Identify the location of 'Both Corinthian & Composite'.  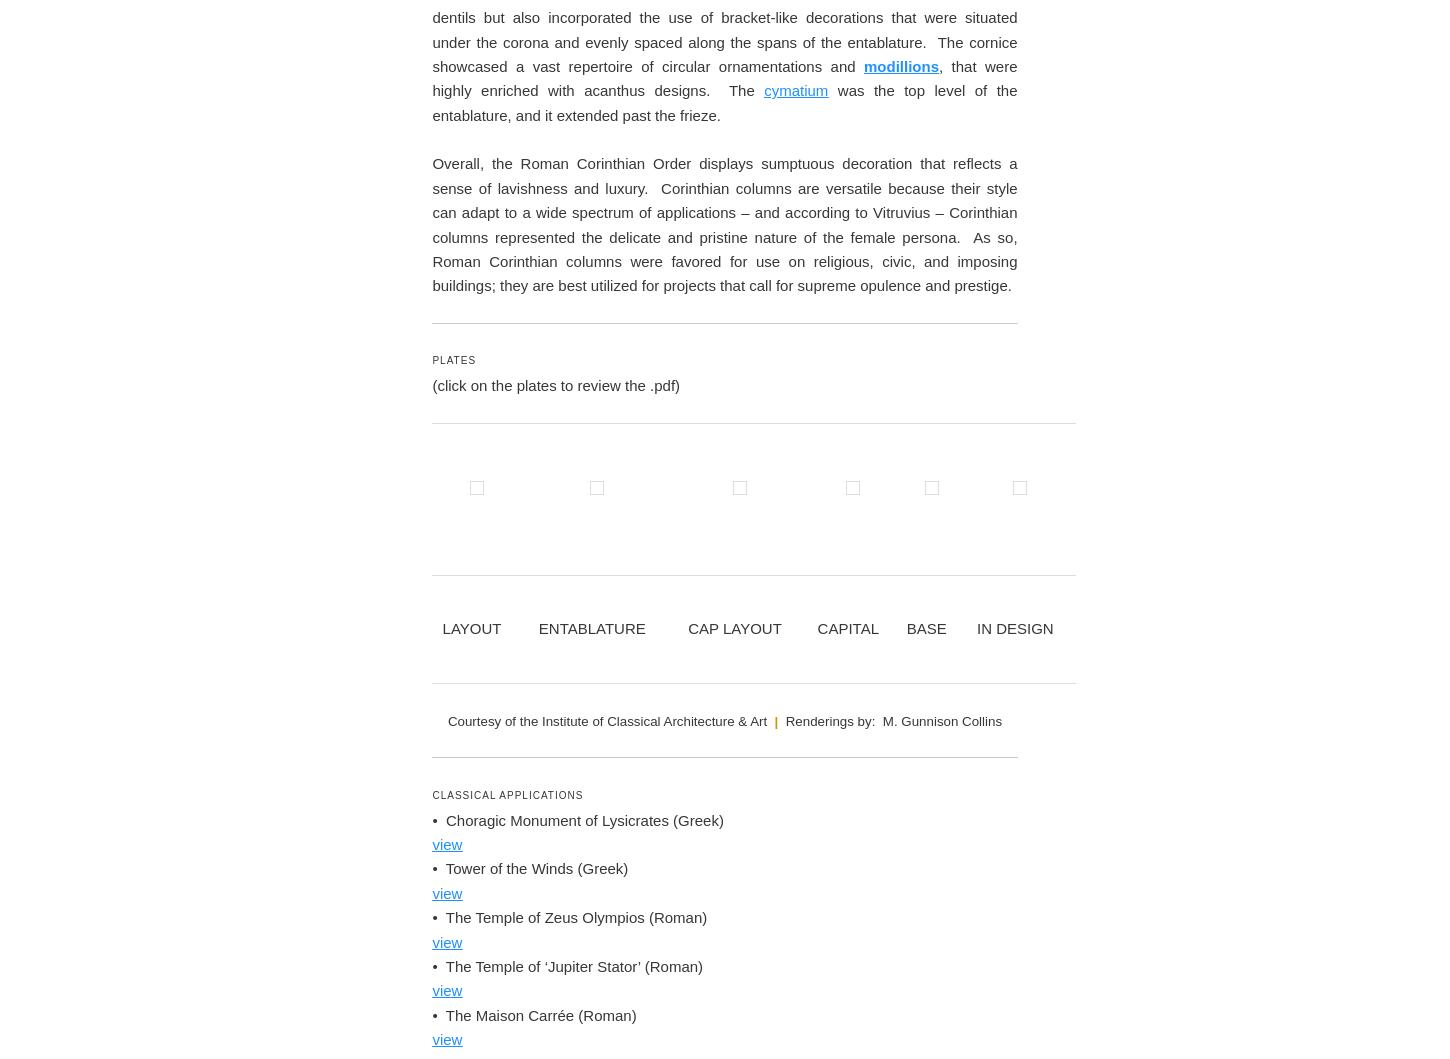
(430, 492).